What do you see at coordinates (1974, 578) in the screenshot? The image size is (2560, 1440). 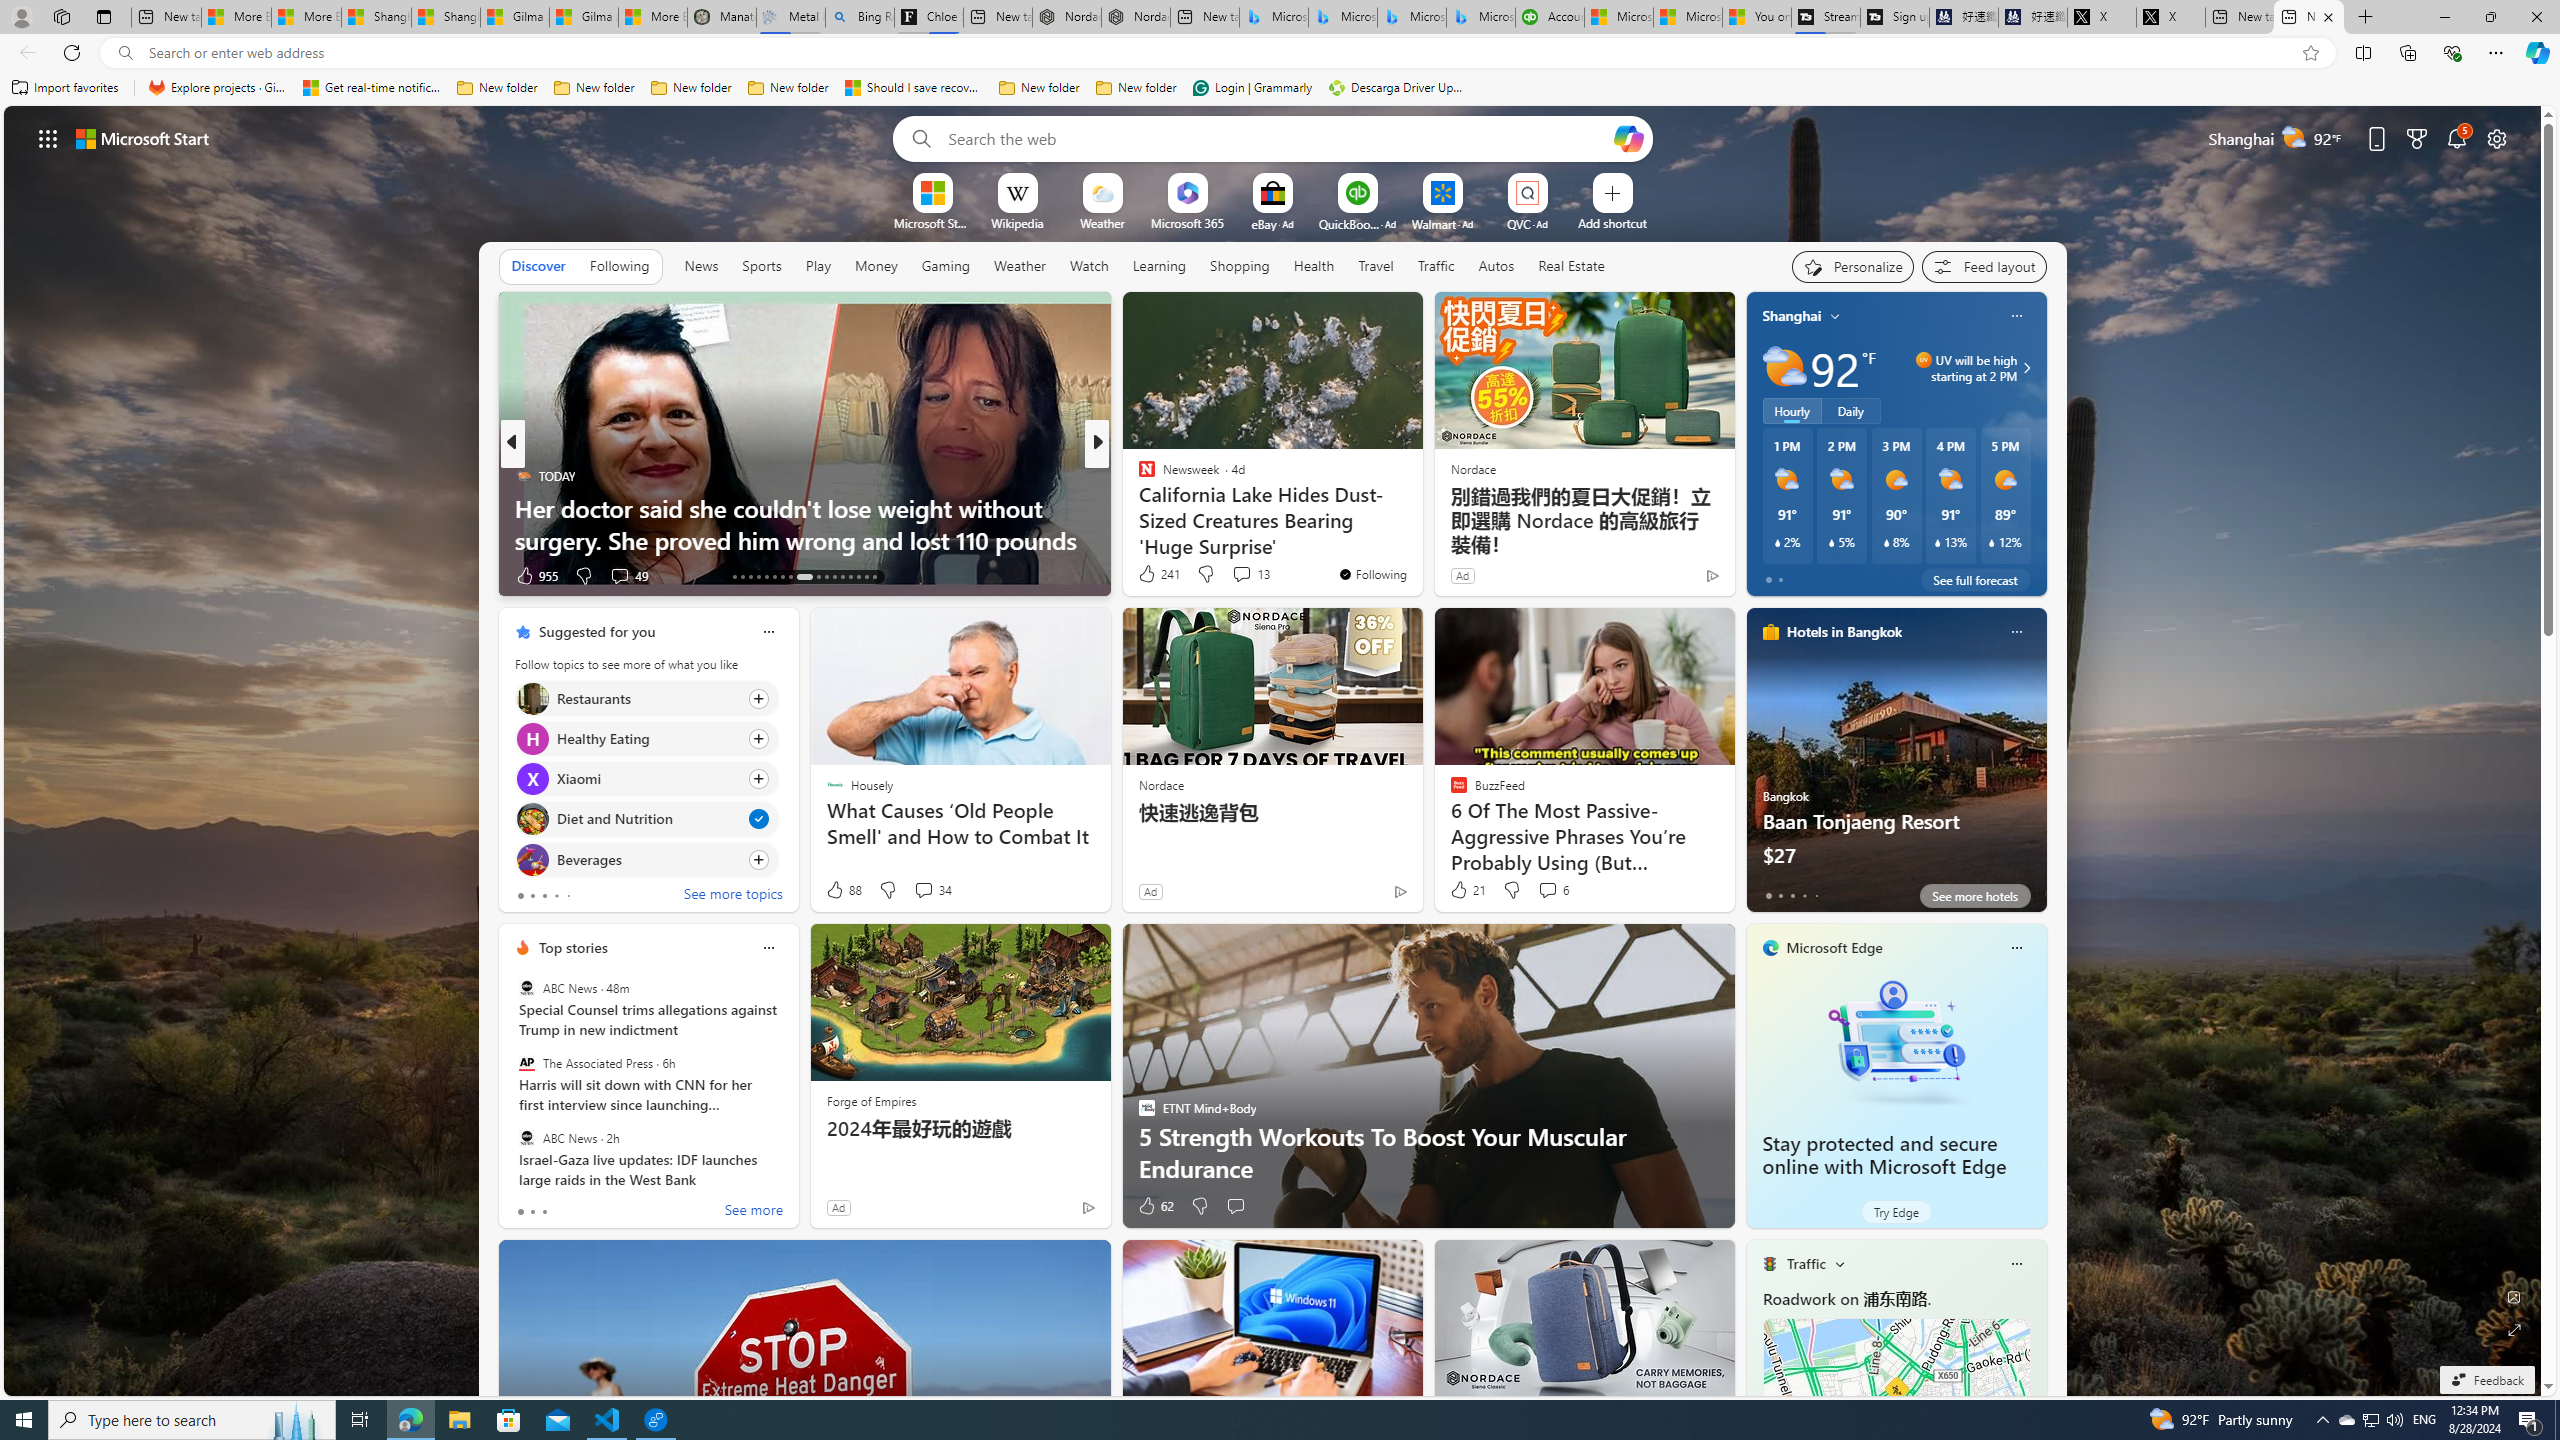 I see `'See full forecast'` at bounding box center [1974, 578].